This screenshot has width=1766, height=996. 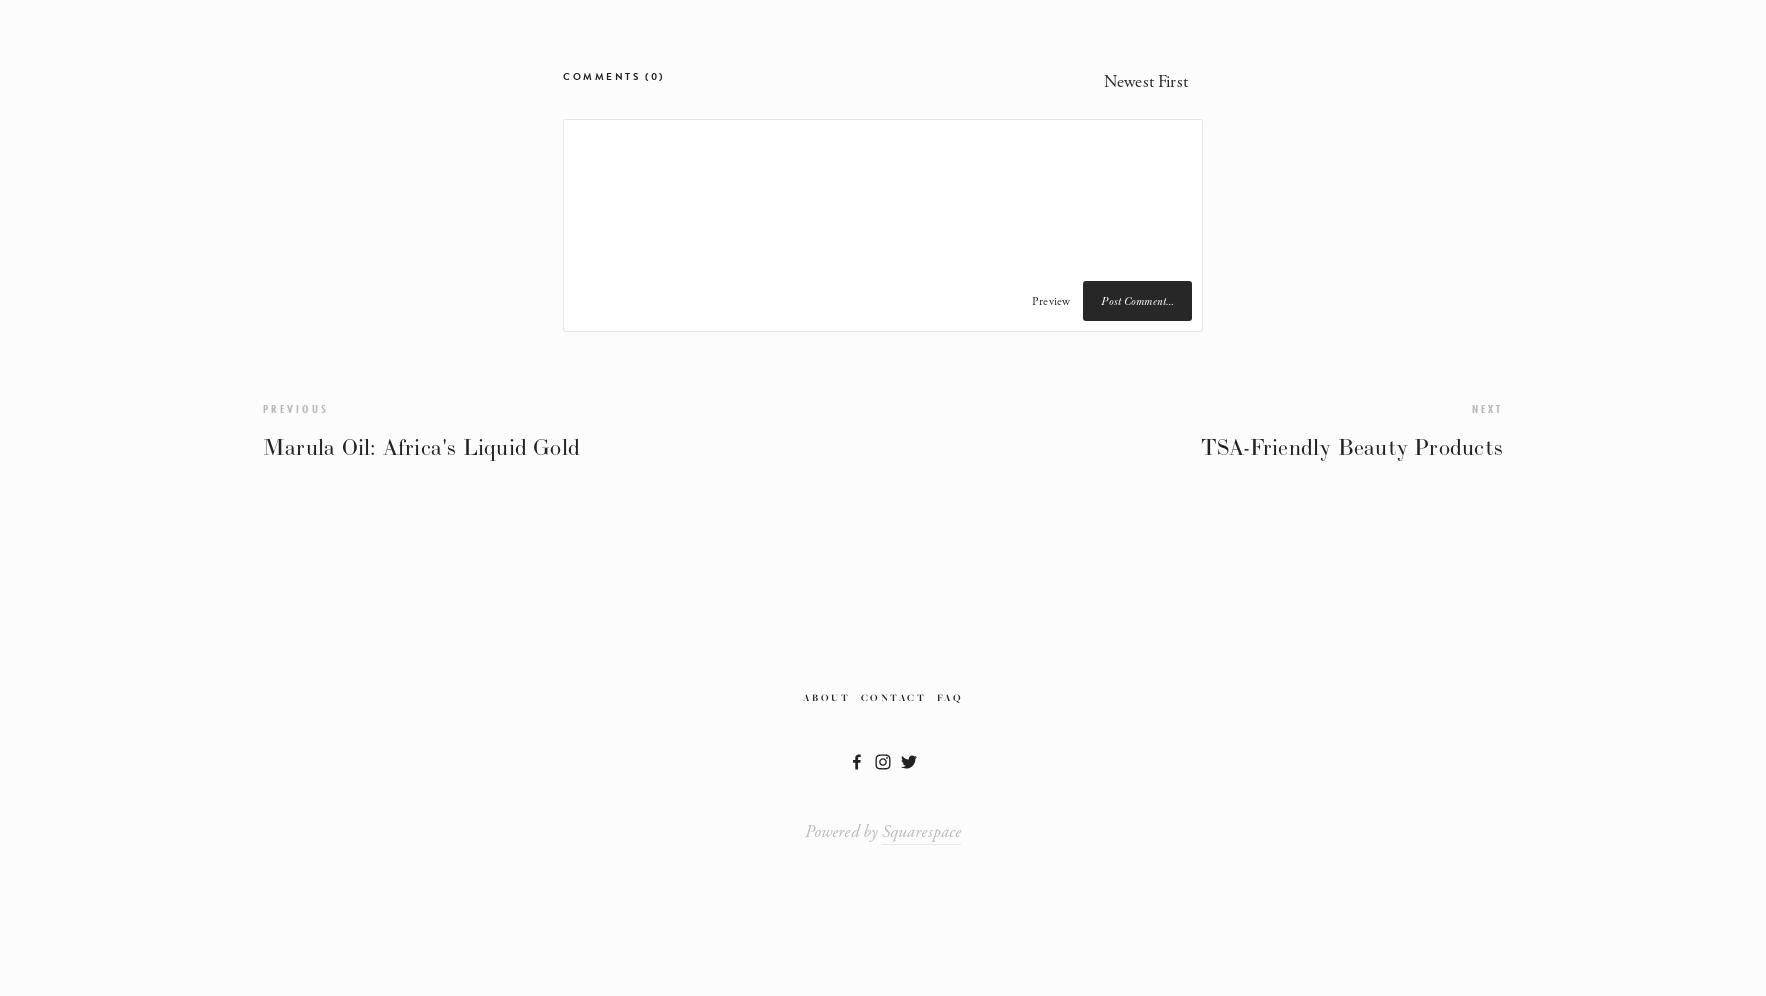 What do you see at coordinates (1487, 407) in the screenshot?
I see `'Next'` at bounding box center [1487, 407].